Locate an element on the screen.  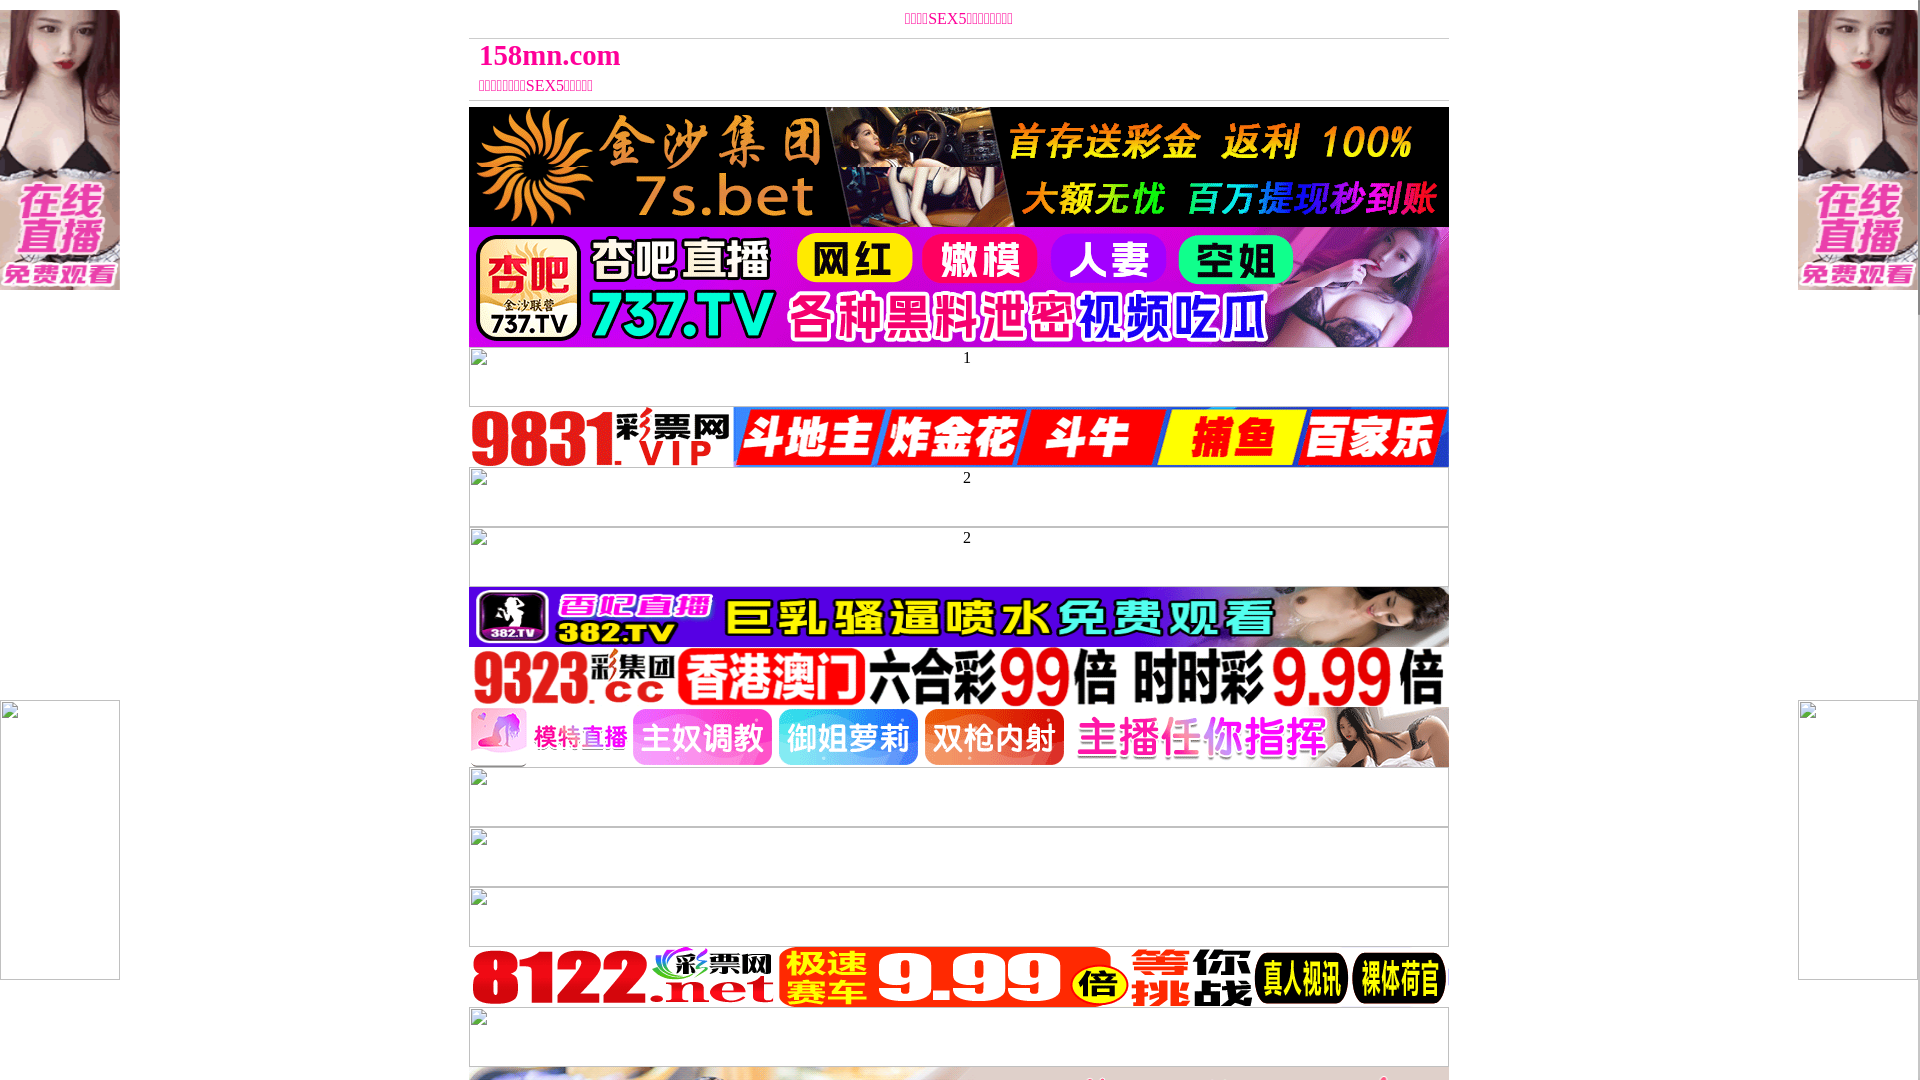
'158mn.com' is located at coordinates (836, 54).